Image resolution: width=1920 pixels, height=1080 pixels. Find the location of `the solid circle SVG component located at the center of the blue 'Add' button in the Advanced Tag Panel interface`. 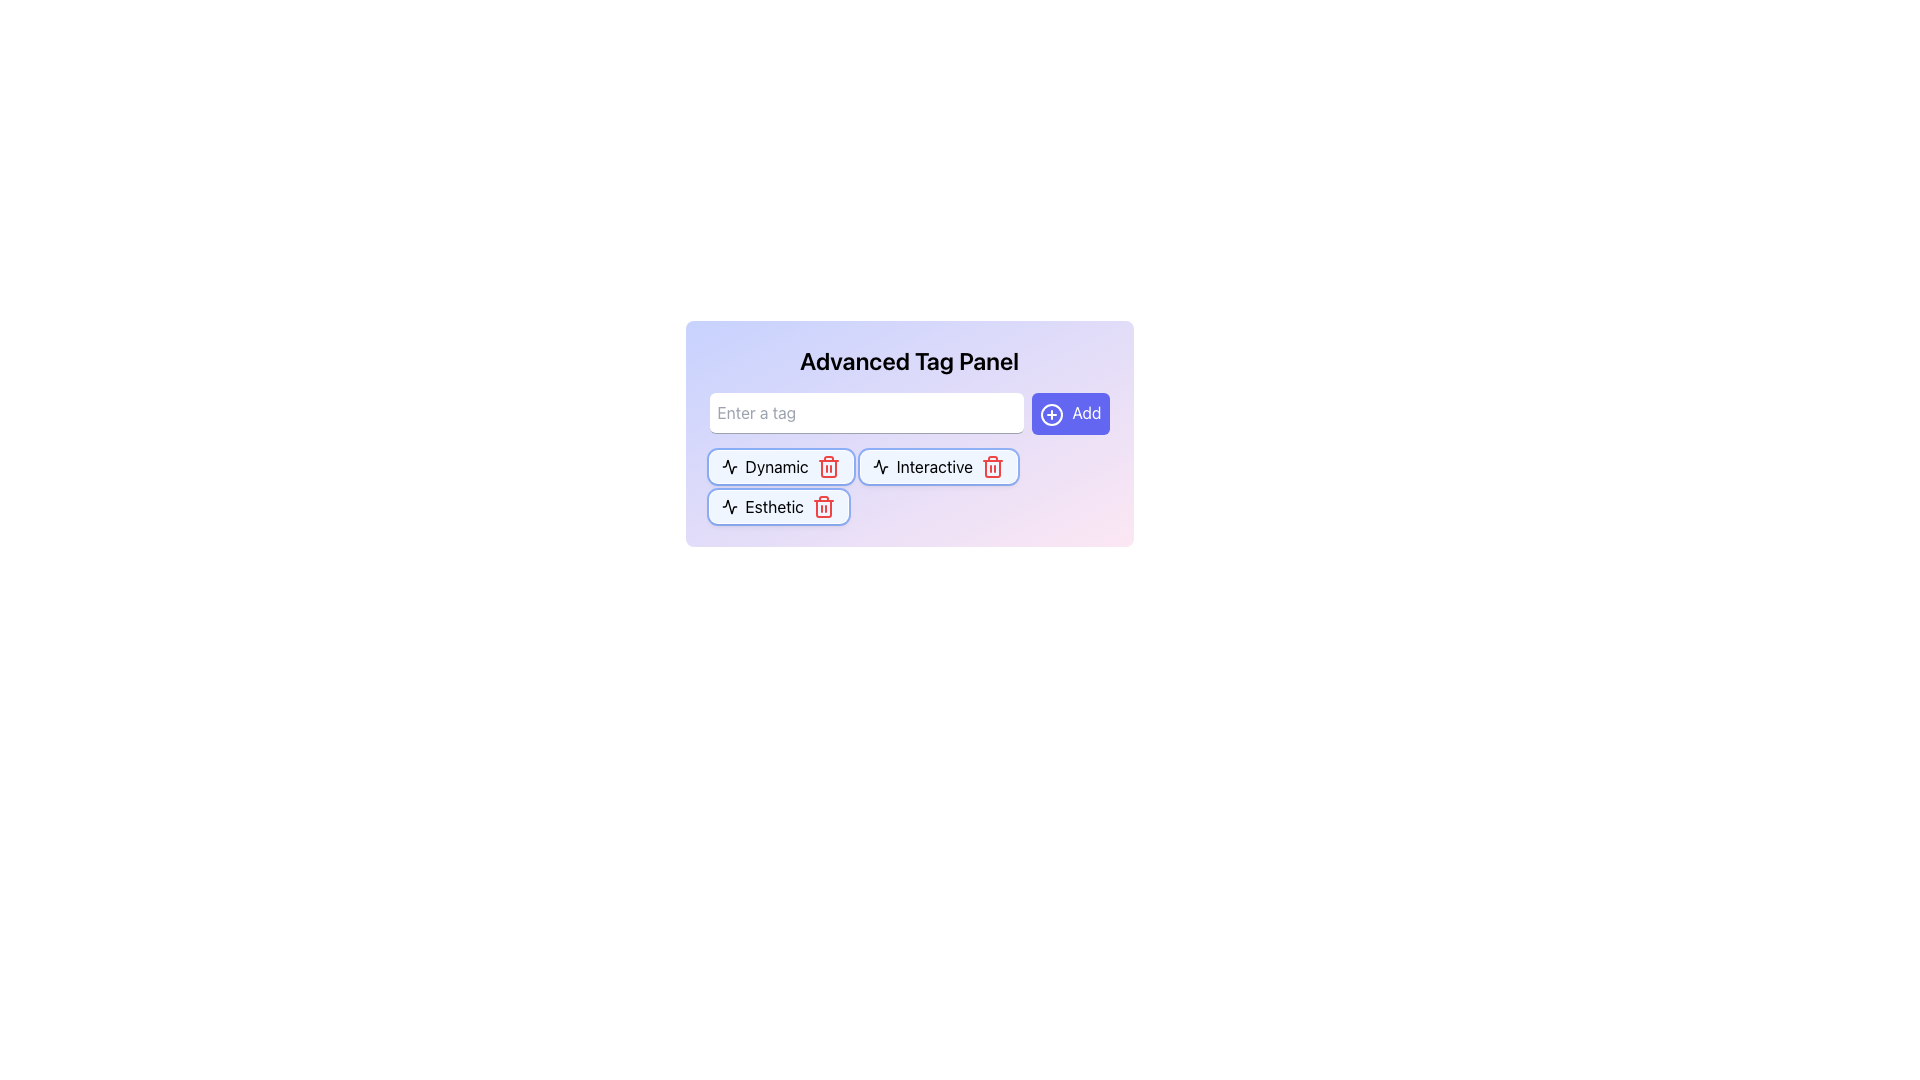

the solid circle SVG component located at the center of the blue 'Add' button in the Advanced Tag Panel interface is located at coordinates (1051, 413).